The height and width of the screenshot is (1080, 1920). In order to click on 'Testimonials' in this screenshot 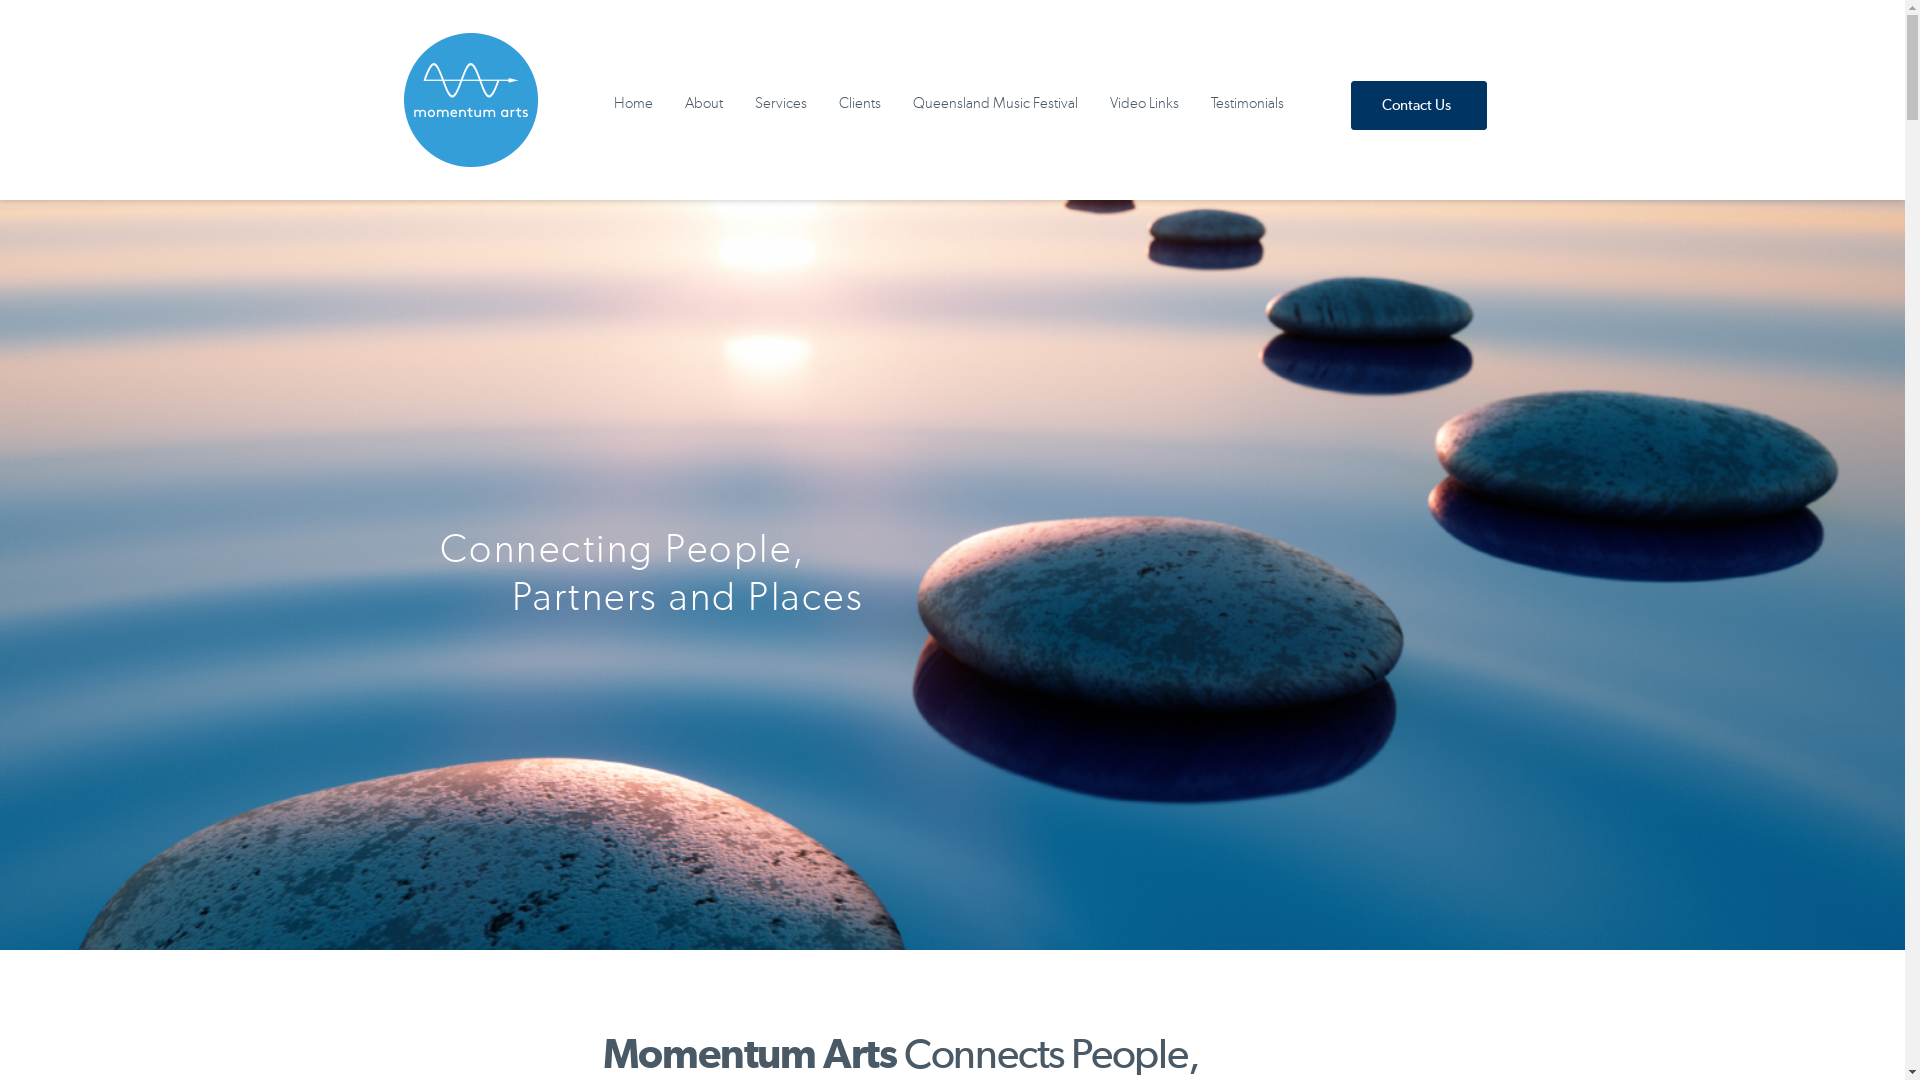, I will do `click(1246, 104)`.